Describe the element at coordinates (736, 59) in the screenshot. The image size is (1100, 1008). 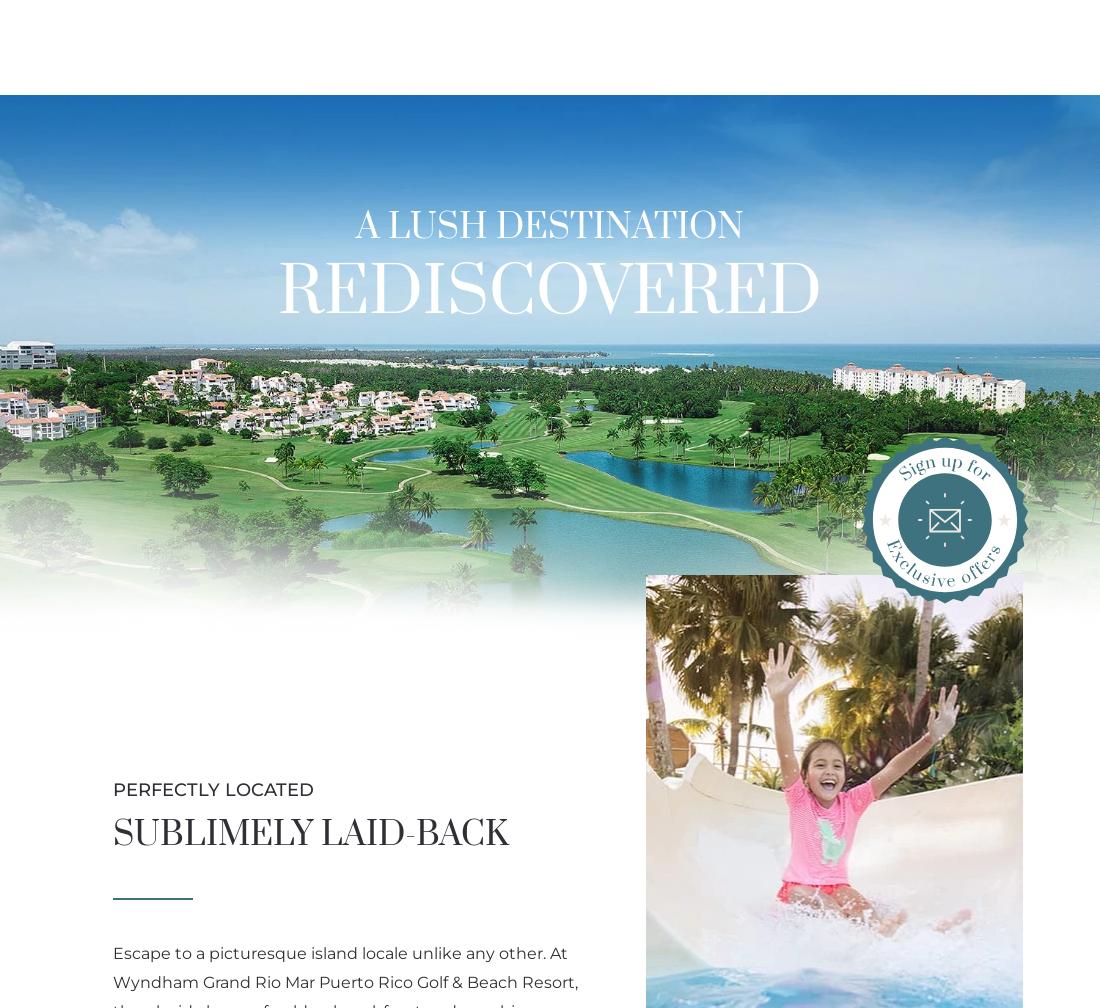
I see `'Golf'` at that location.